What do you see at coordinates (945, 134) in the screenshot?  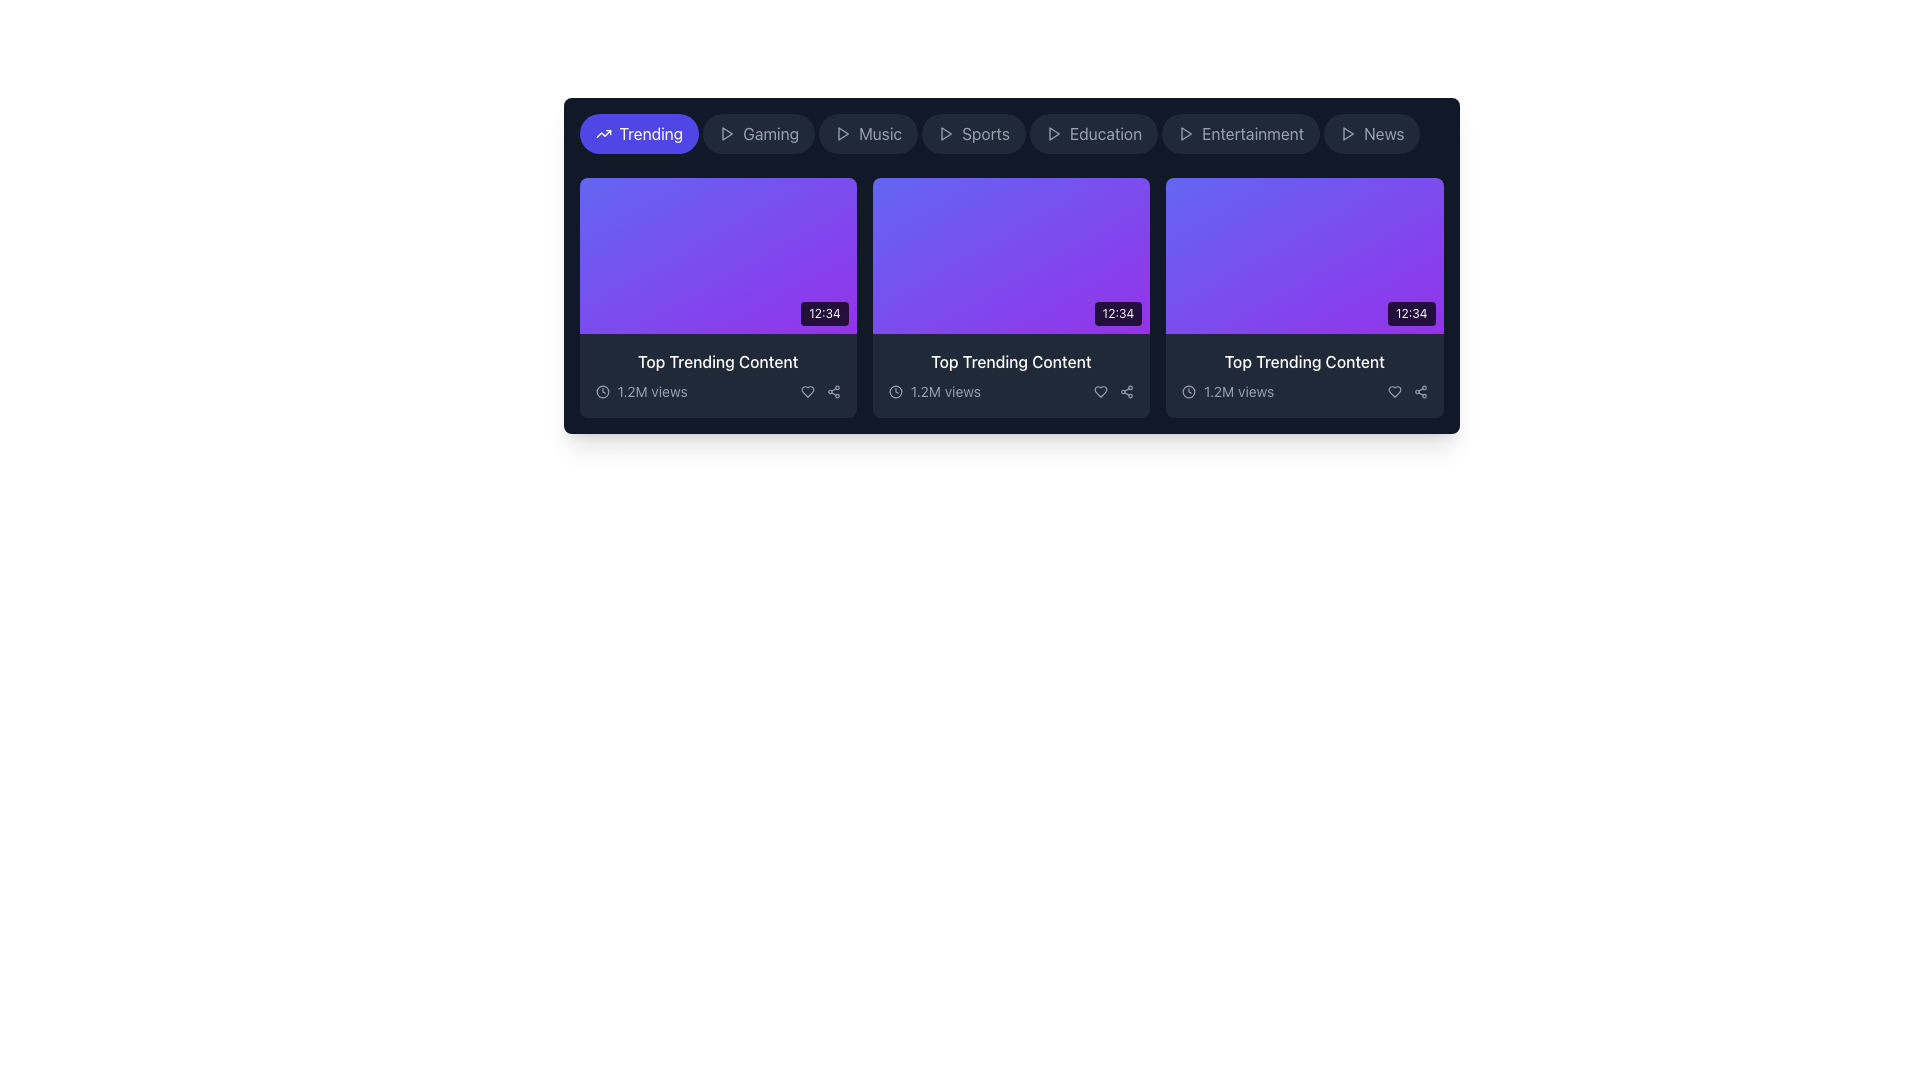 I see `the triangular play icon within the 'Sports' button` at bounding box center [945, 134].